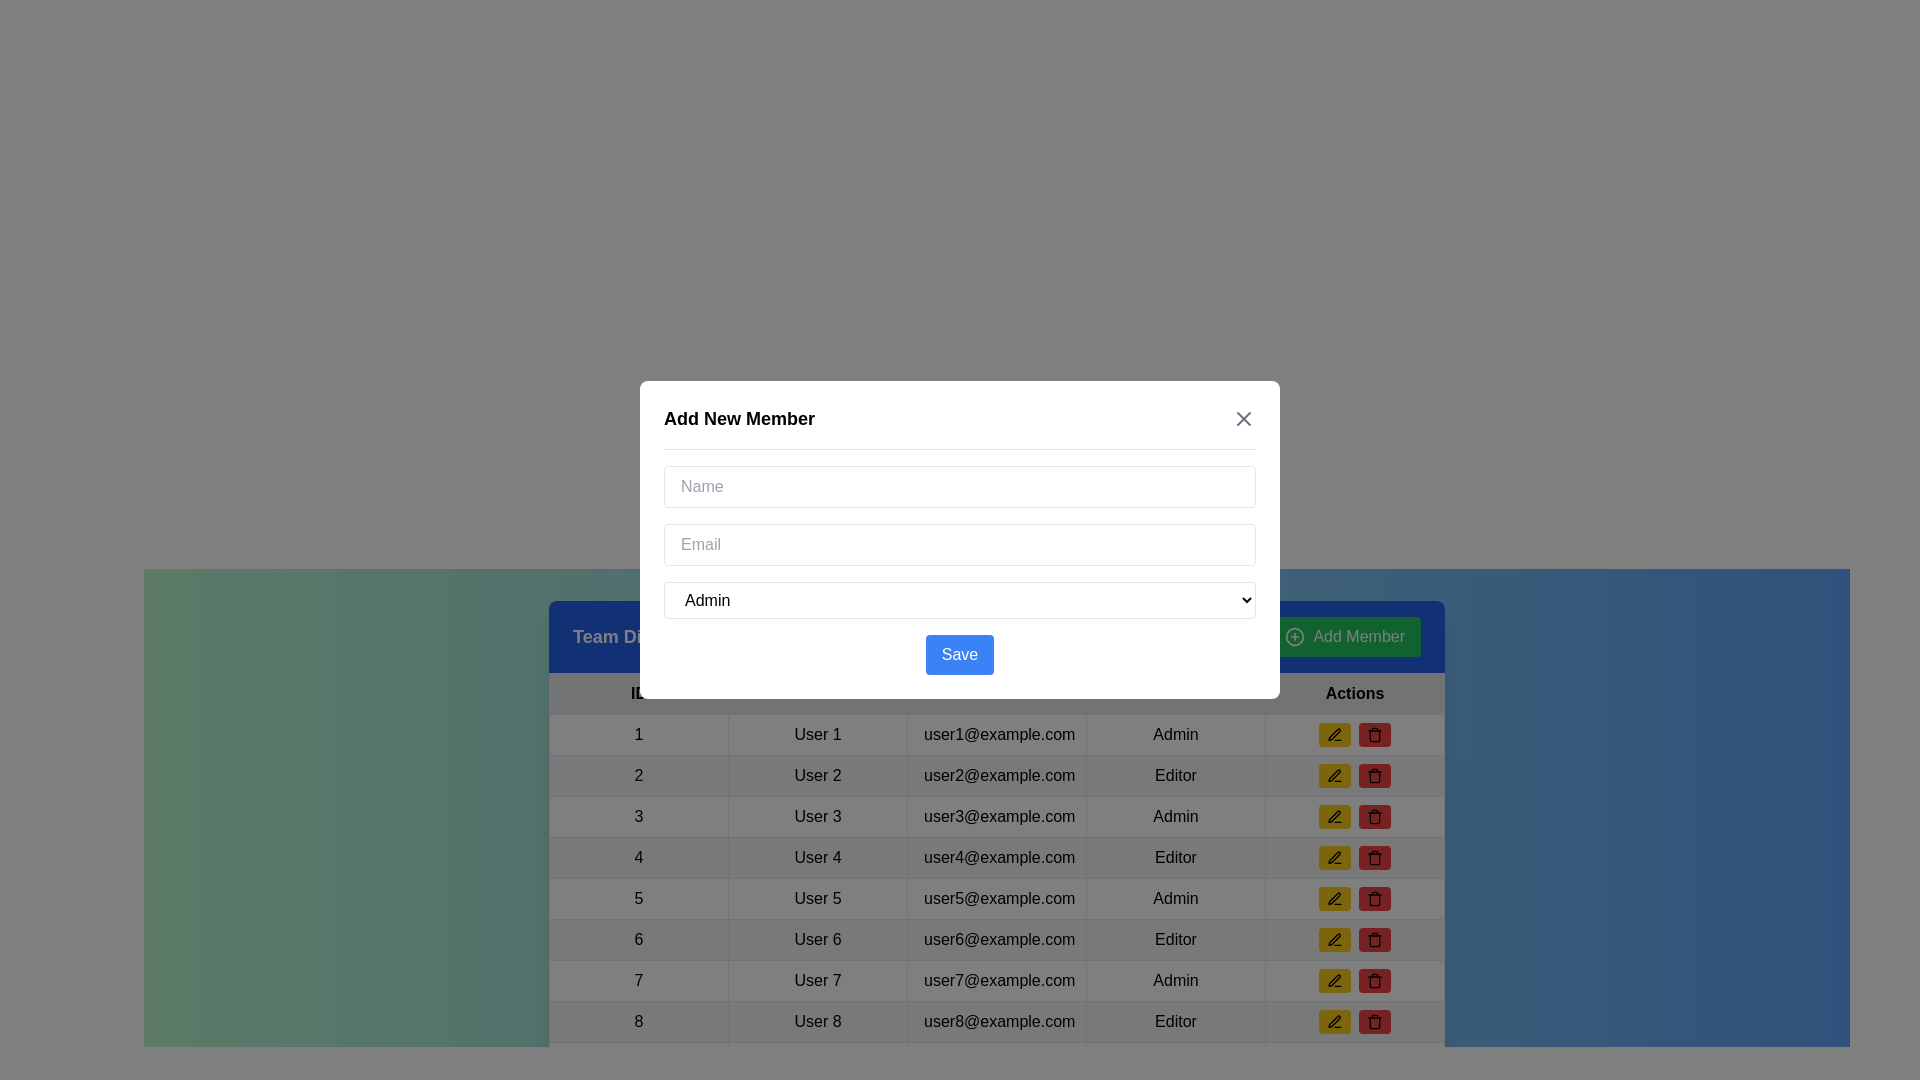 The height and width of the screenshot is (1080, 1920). I want to click on the red rounded delete button with a trash bin icon located as the second button in the Action column of the data table, so click(1373, 856).